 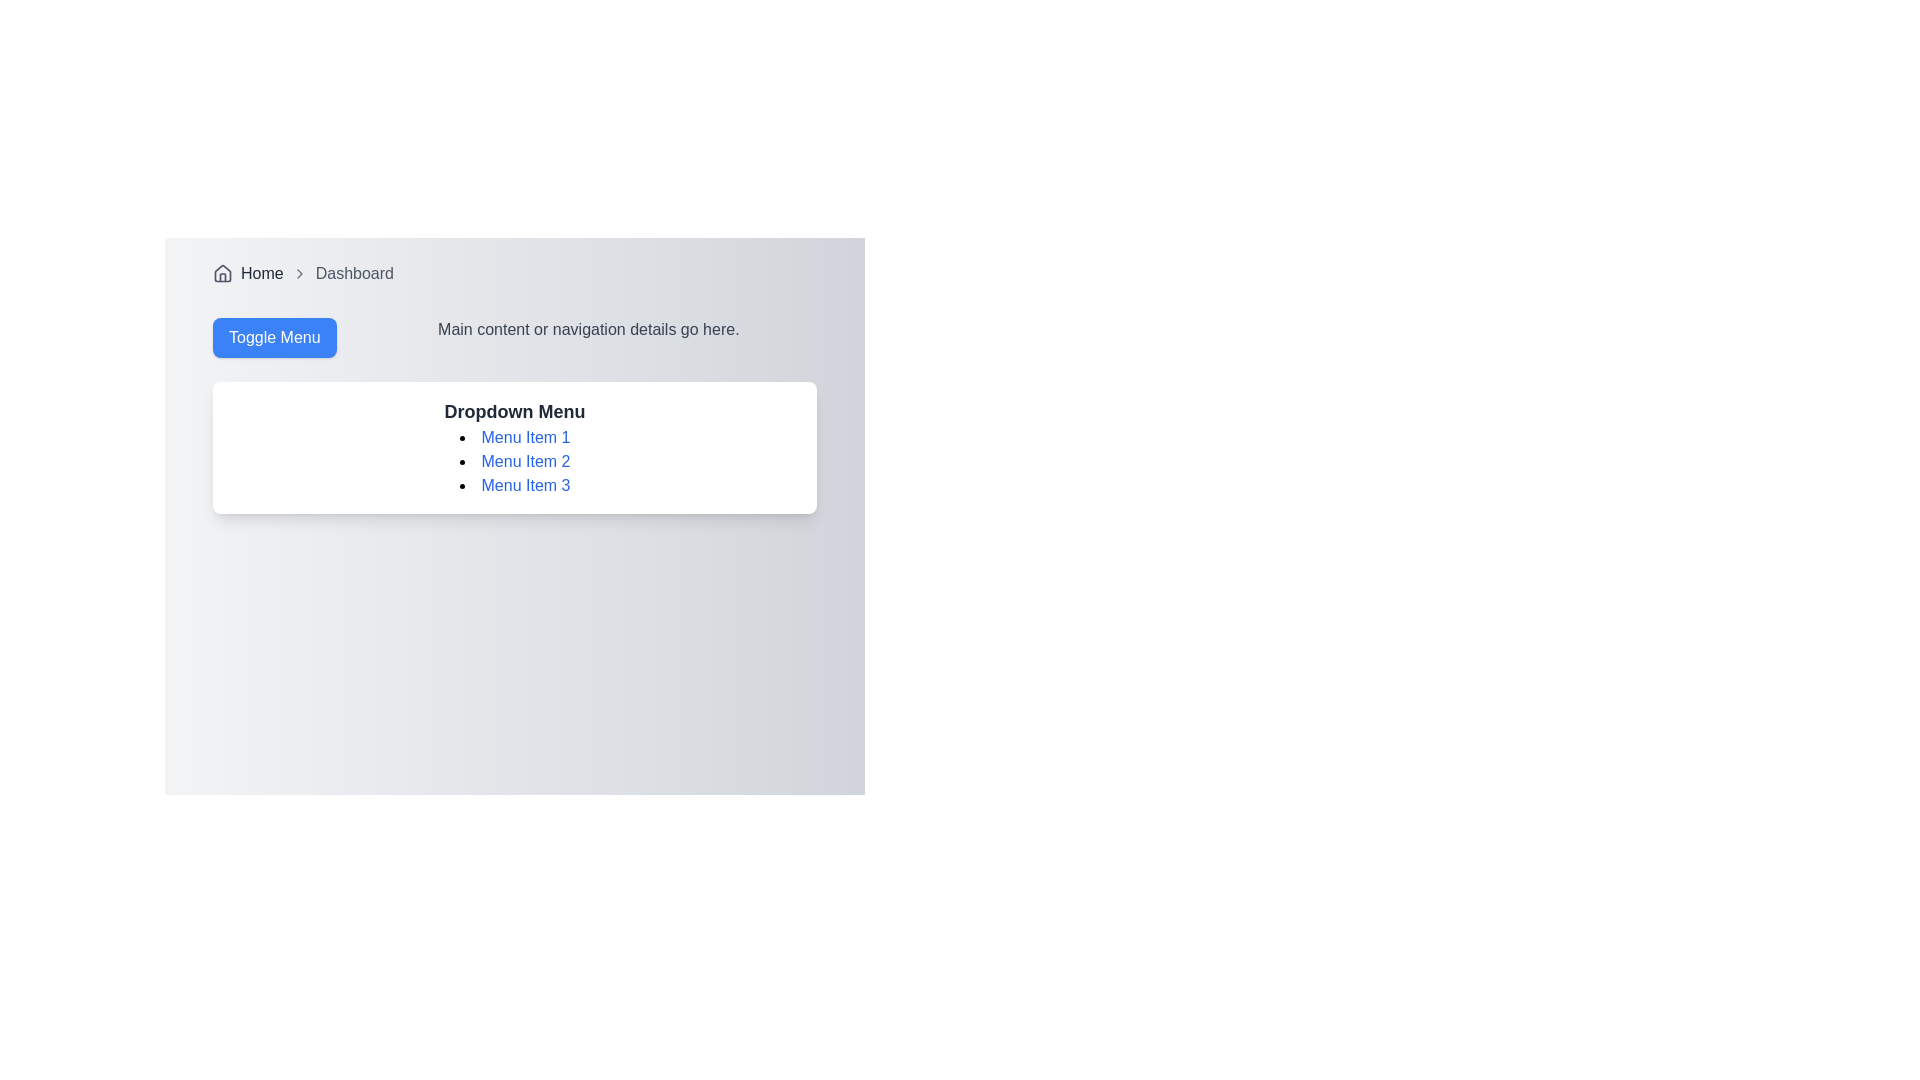 What do you see at coordinates (222, 273) in the screenshot?
I see `the 'Home' SVG icon located in the upper-left corner of the interface` at bounding box center [222, 273].